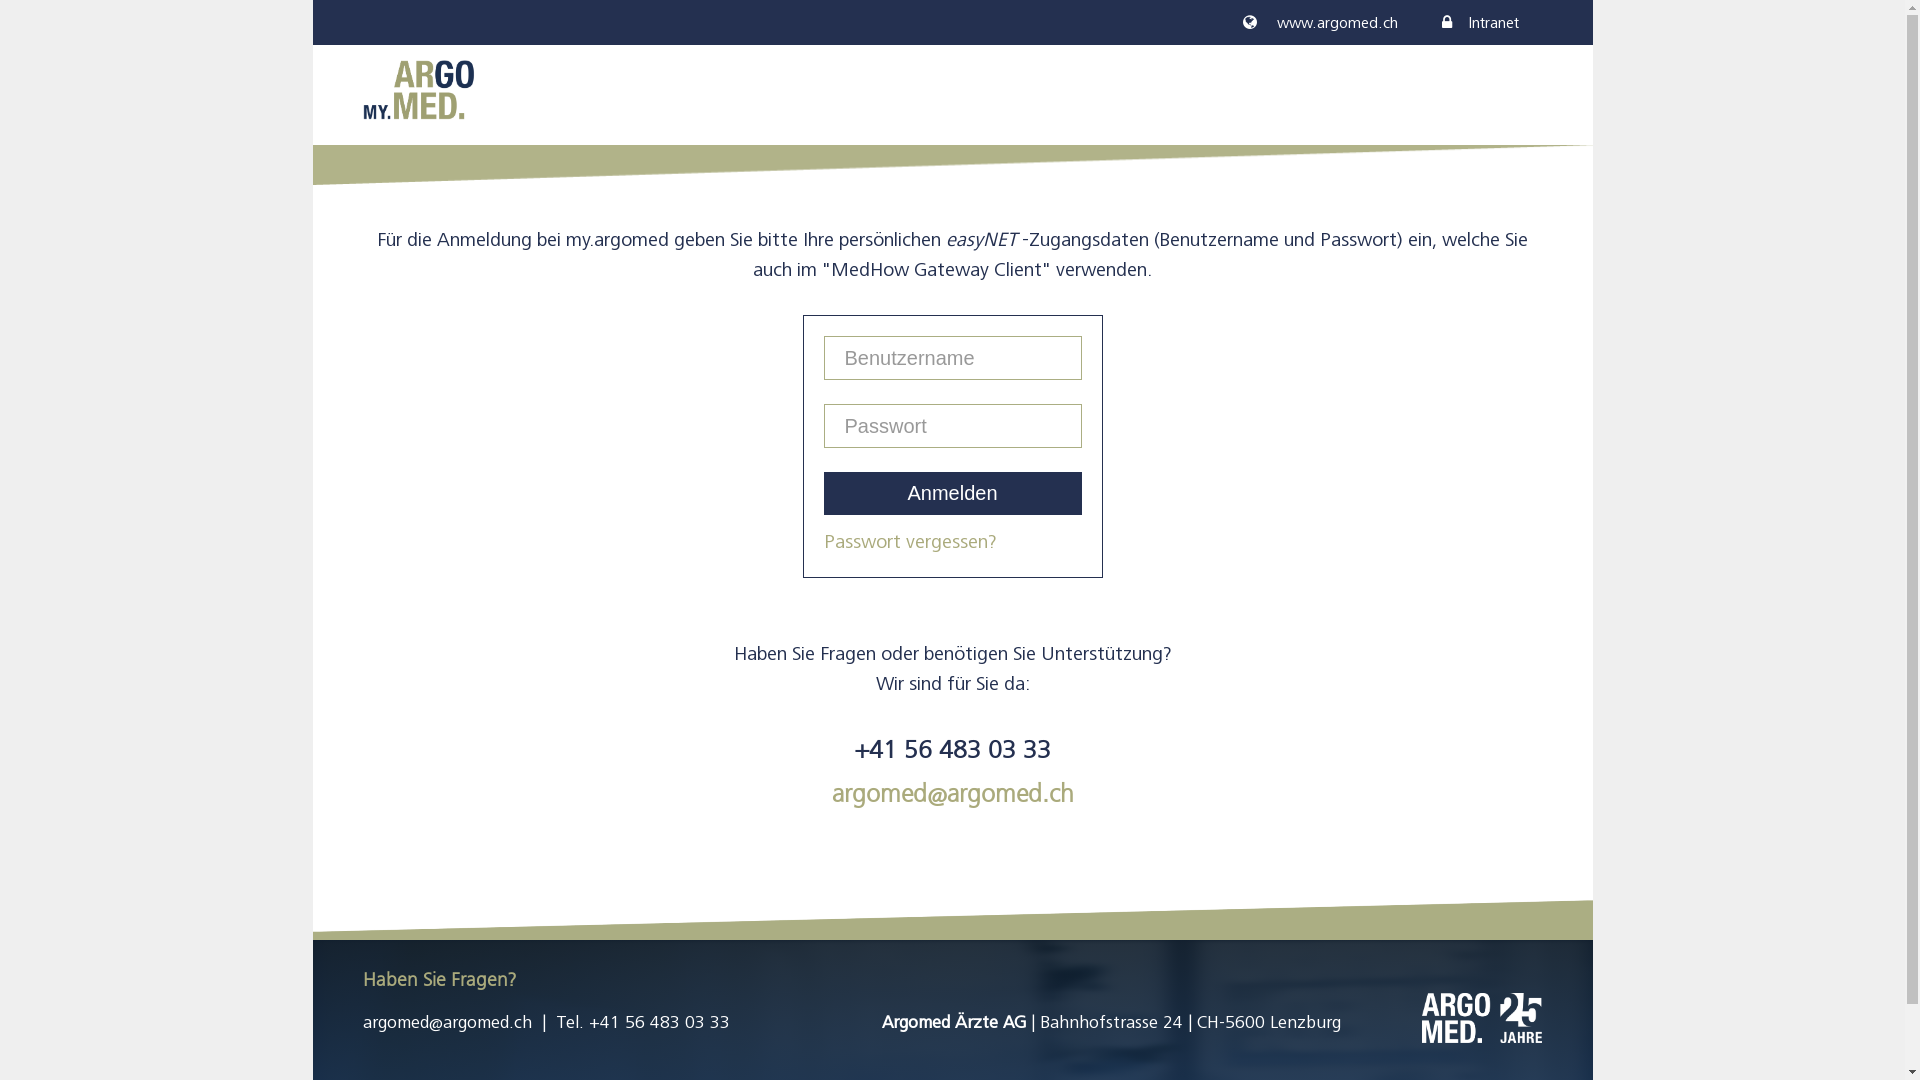 This screenshot has width=1920, height=1080. Describe the element at coordinates (824, 493) in the screenshot. I see `'Anmelden'` at that location.